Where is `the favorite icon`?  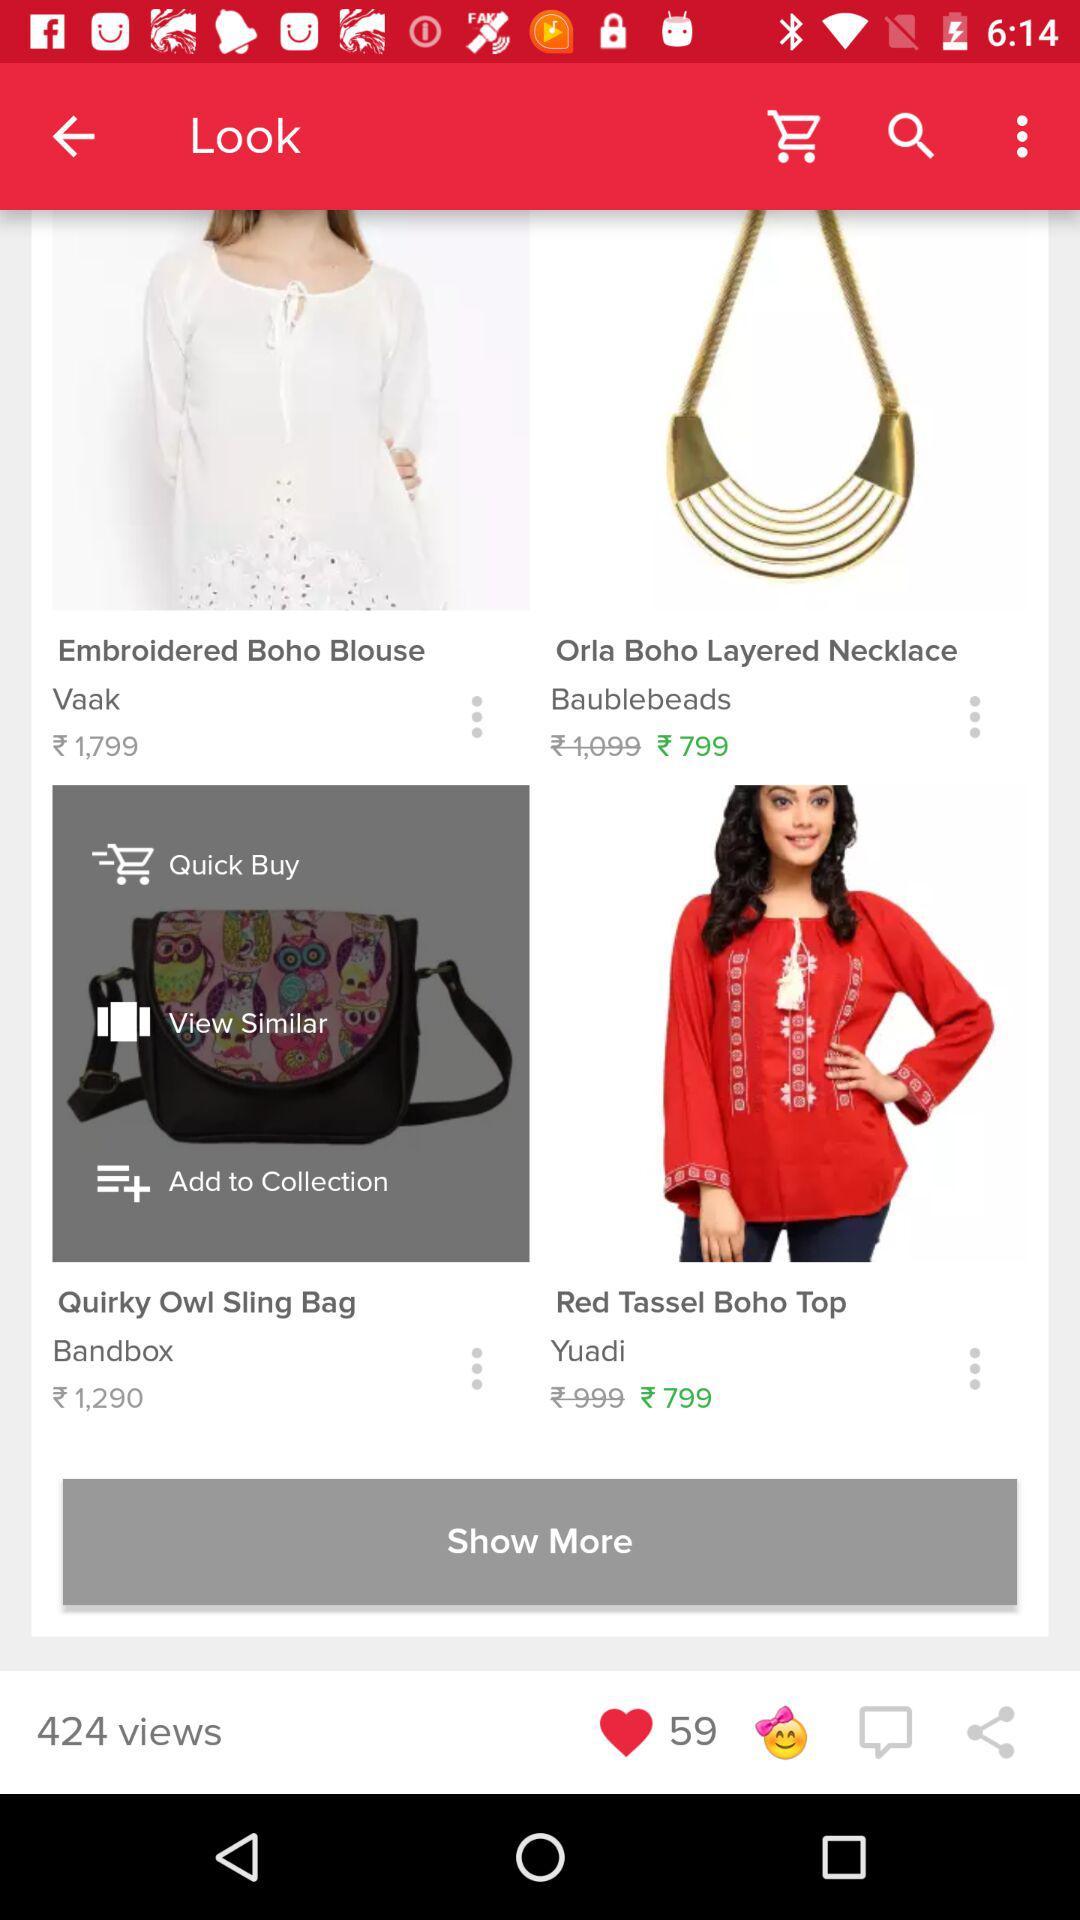
the favorite icon is located at coordinates (625, 1731).